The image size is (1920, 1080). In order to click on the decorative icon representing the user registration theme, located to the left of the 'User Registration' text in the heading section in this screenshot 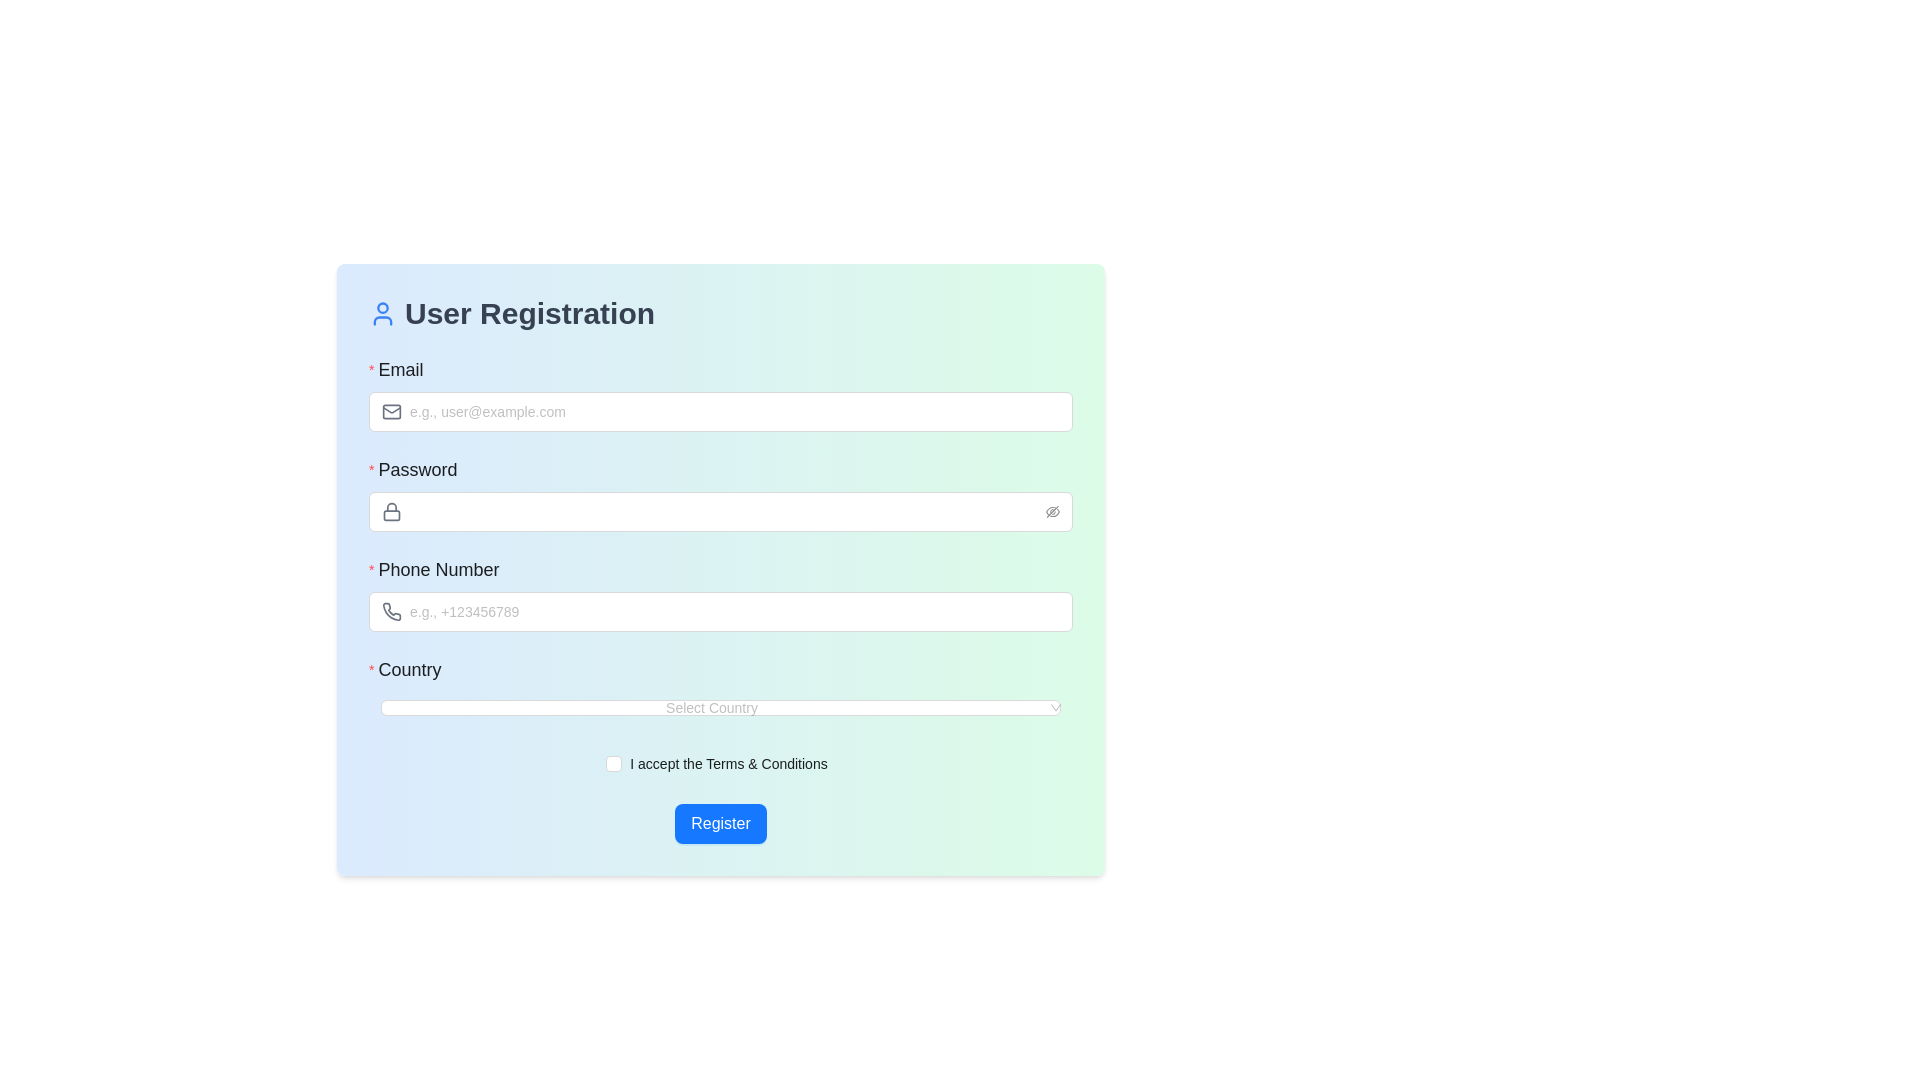, I will do `click(383, 313)`.